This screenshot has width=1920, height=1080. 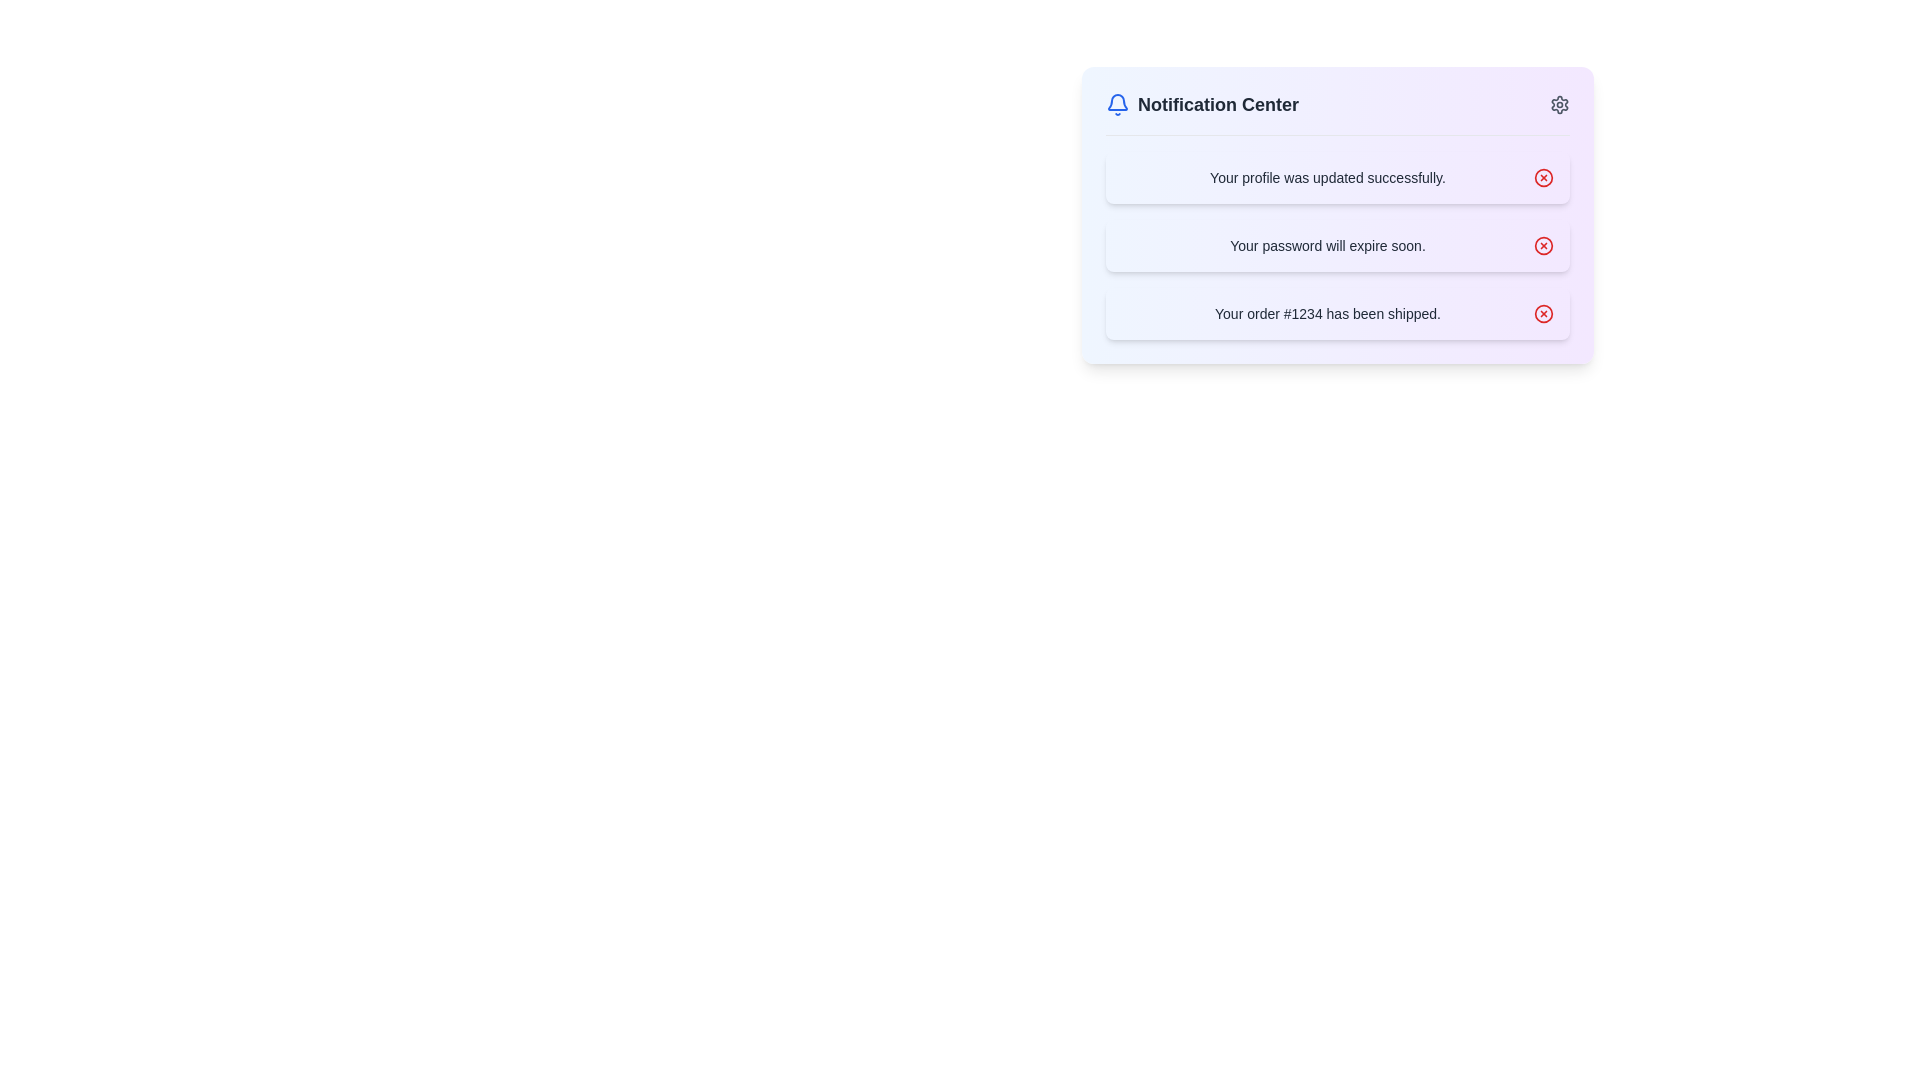 What do you see at coordinates (1543, 245) in the screenshot?
I see `the circular red outlined 'X' icon located next to the notification 'Your password will expire soon.'` at bounding box center [1543, 245].